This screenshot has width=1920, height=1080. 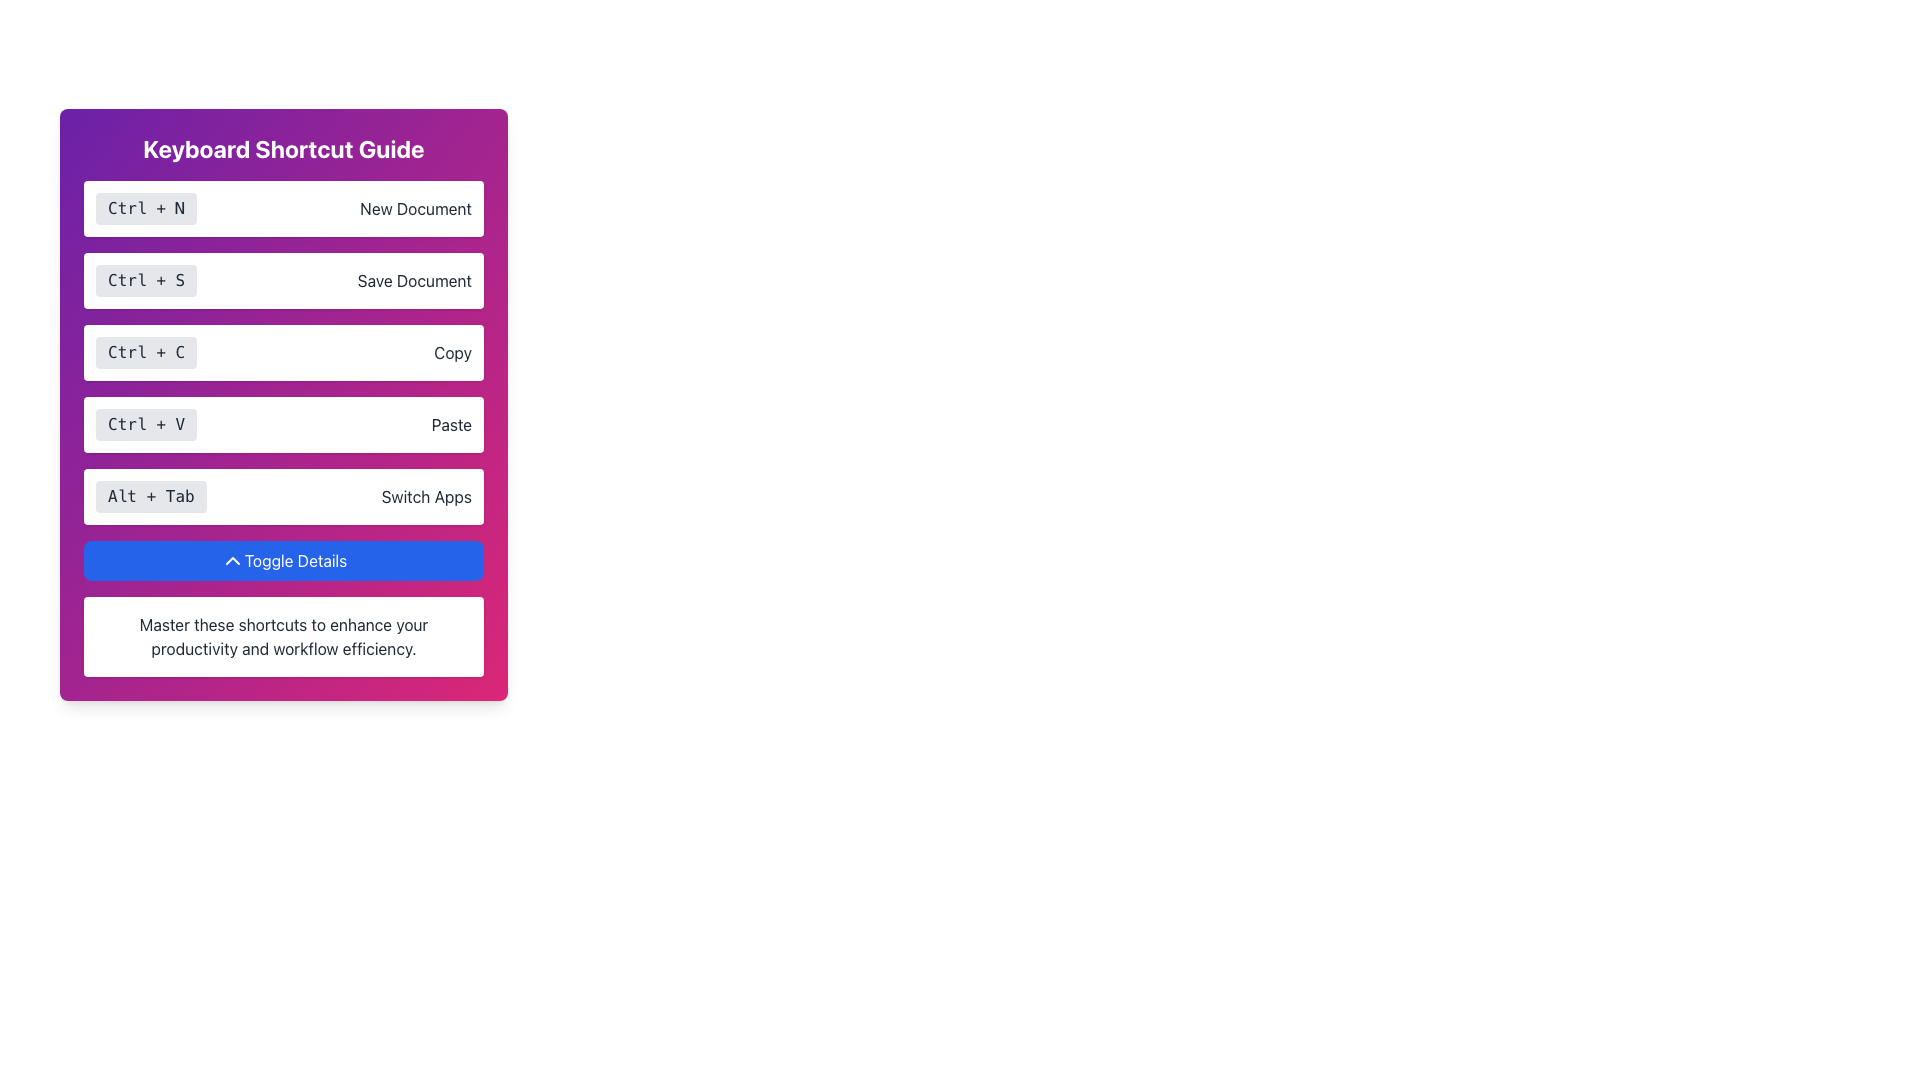 What do you see at coordinates (413, 281) in the screenshot?
I see `the text label displaying 'Save Document' which is styled with dark-gray text against a white background, located adjacent to the 'Ctrl + S' shortcut label` at bounding box center [413, 281].